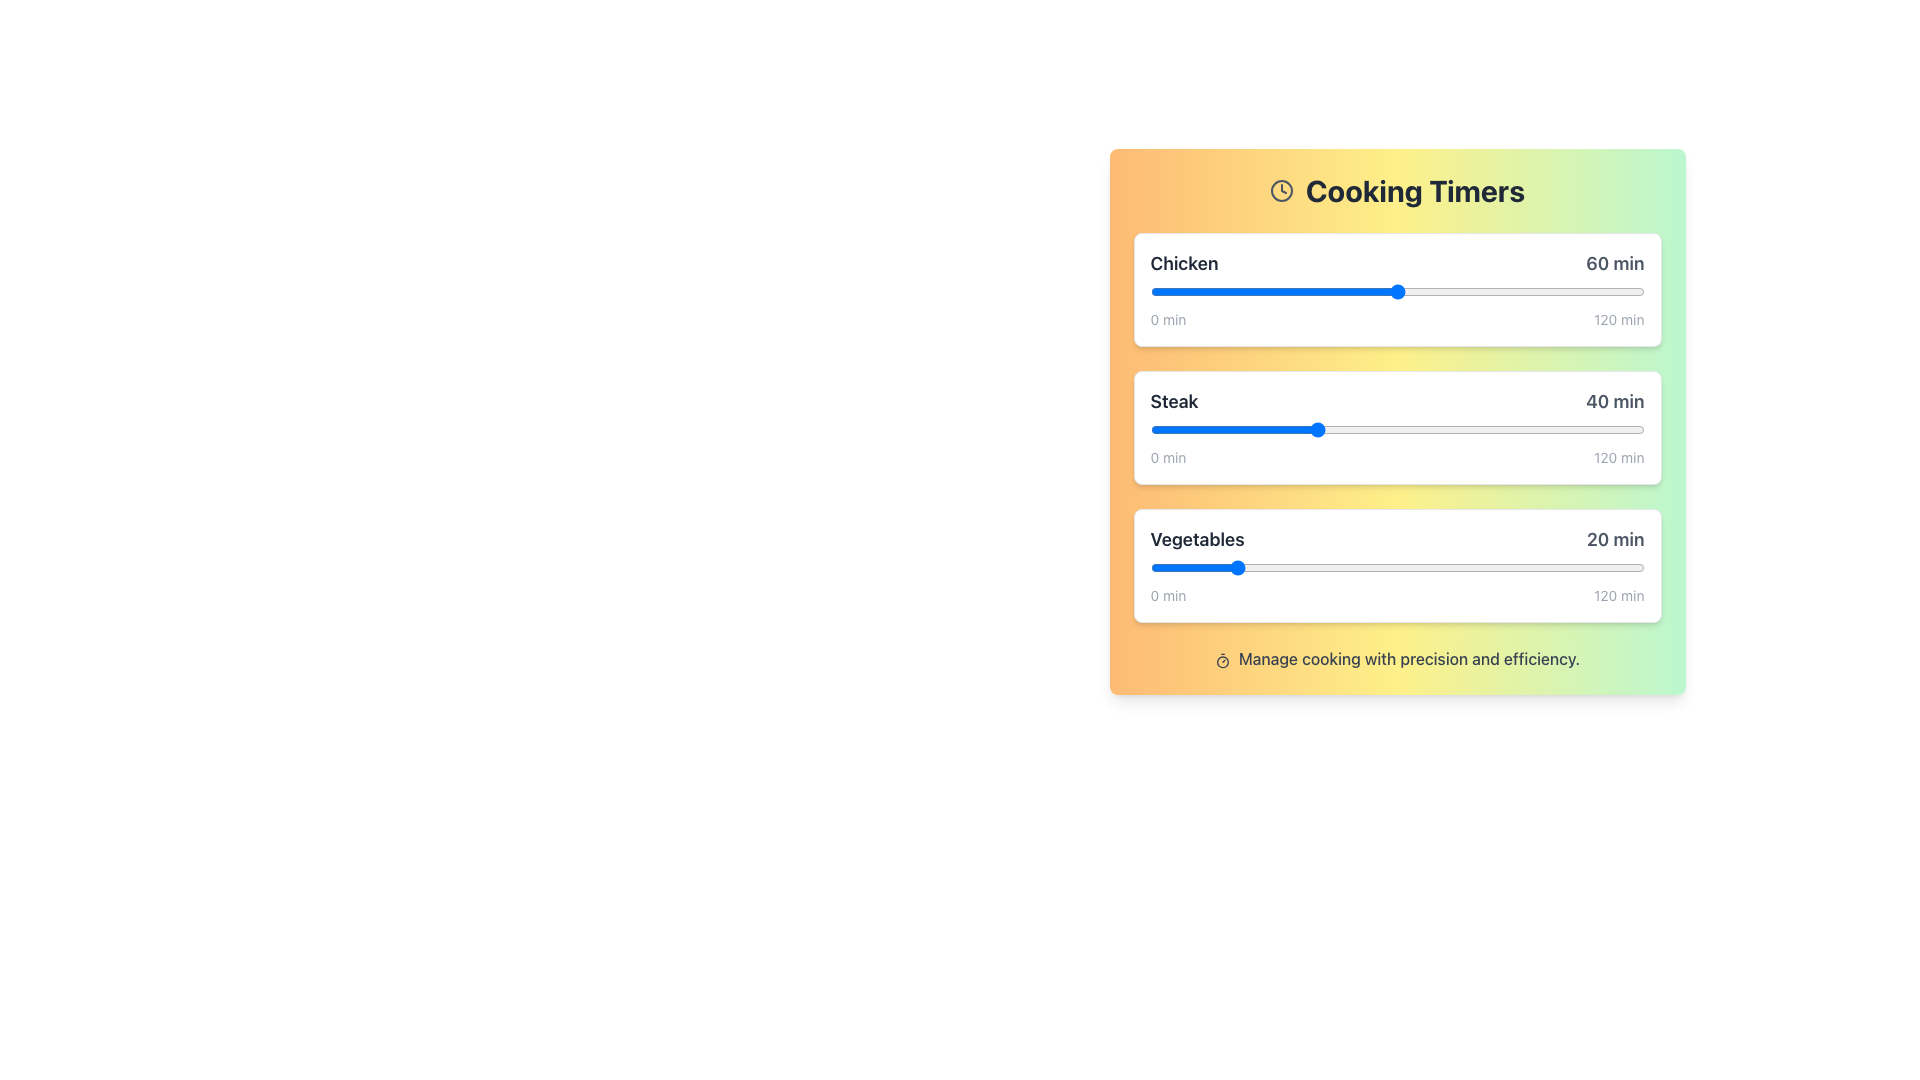 This screenshot has width=1920, height=1080. What do you see at coordinates (1298, 428) in the screenshot?
I see `the timer value for the slider` at bounding box center [1298, 428].